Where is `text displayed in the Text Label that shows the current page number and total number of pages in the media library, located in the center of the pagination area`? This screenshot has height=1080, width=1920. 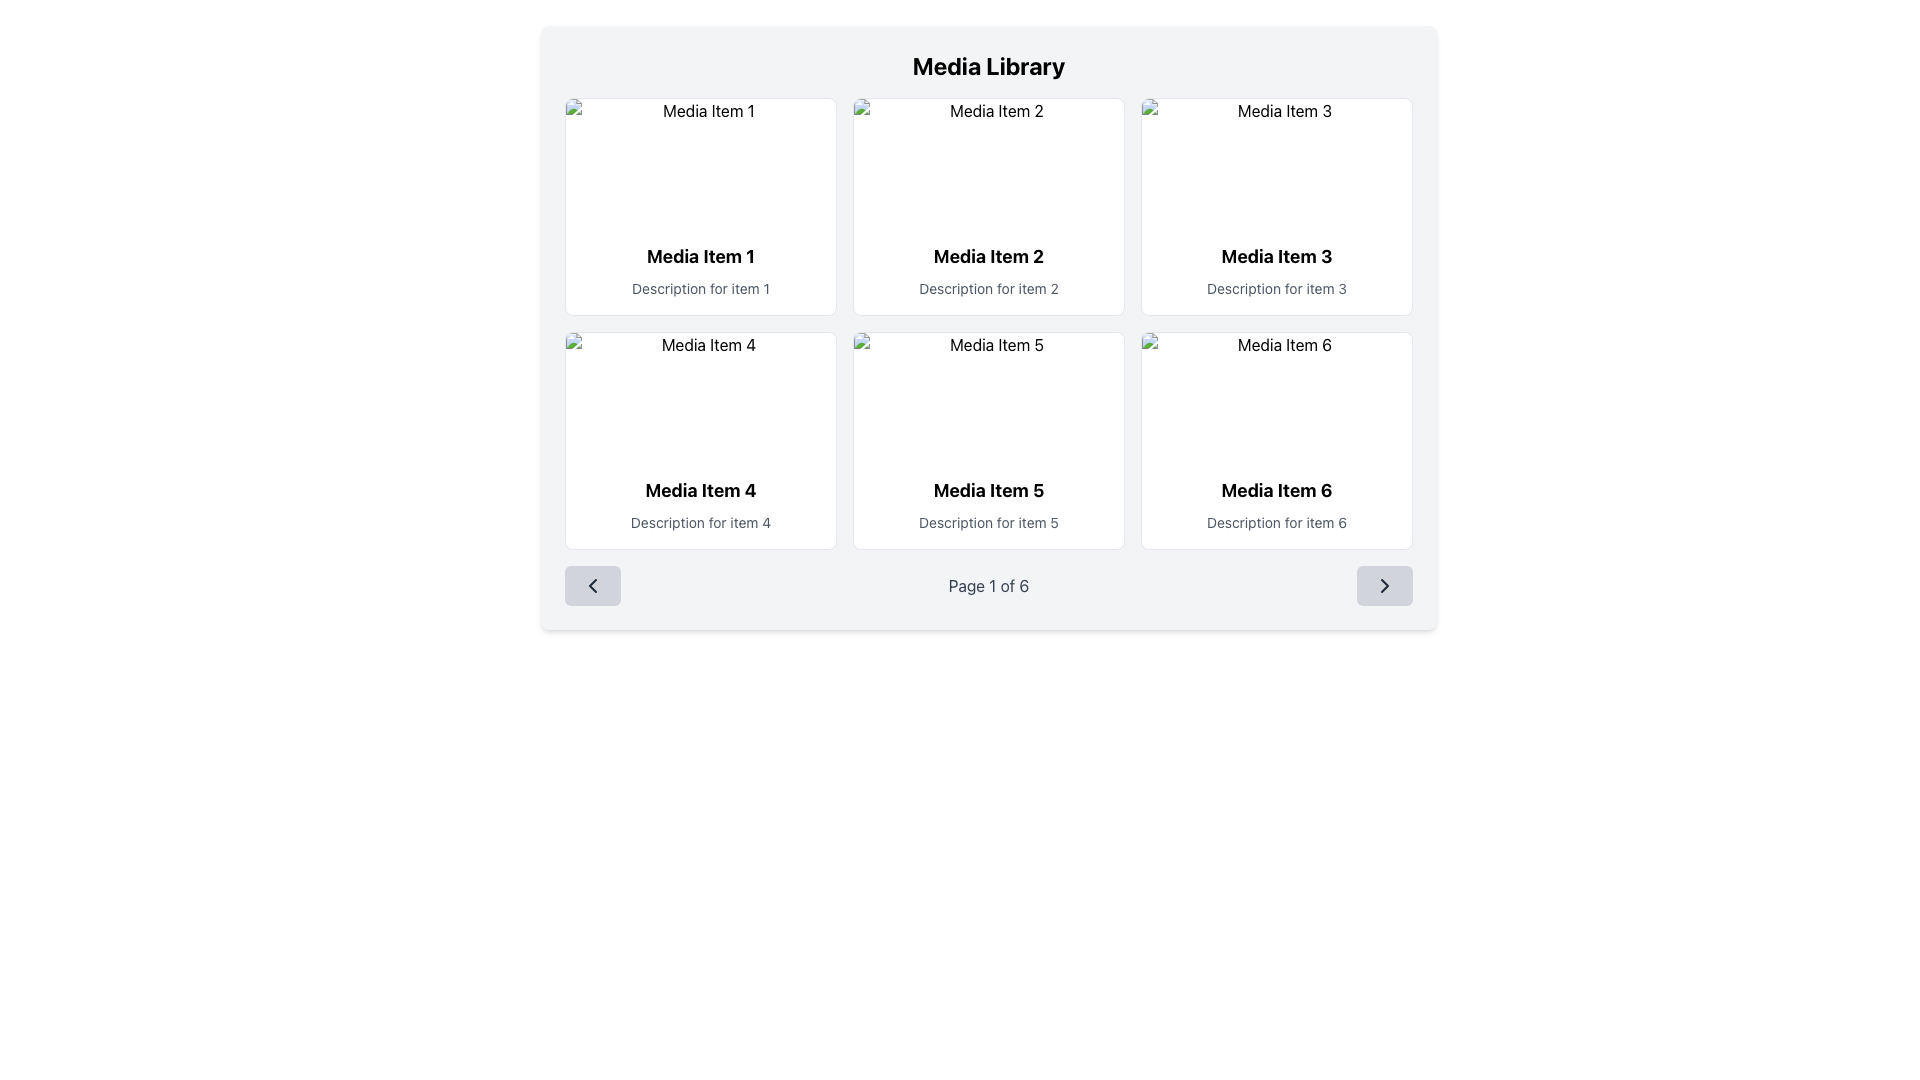
text displayed in the Text Label that shows the current page number and total number of pages in the media library, located in the center of the pagination area is located at coordinates (988, 585).